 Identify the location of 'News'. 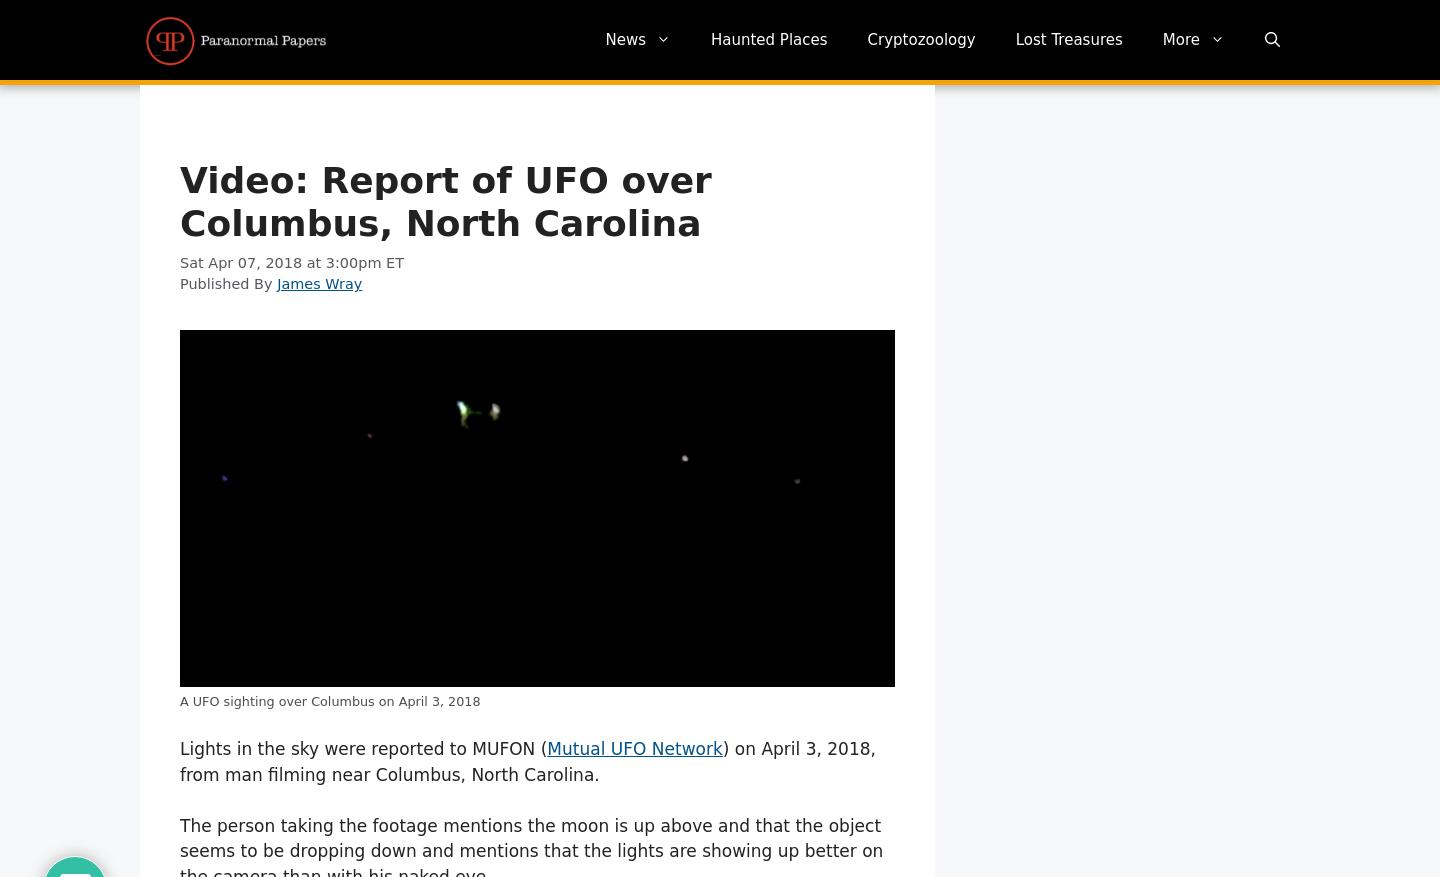
(623, 38).